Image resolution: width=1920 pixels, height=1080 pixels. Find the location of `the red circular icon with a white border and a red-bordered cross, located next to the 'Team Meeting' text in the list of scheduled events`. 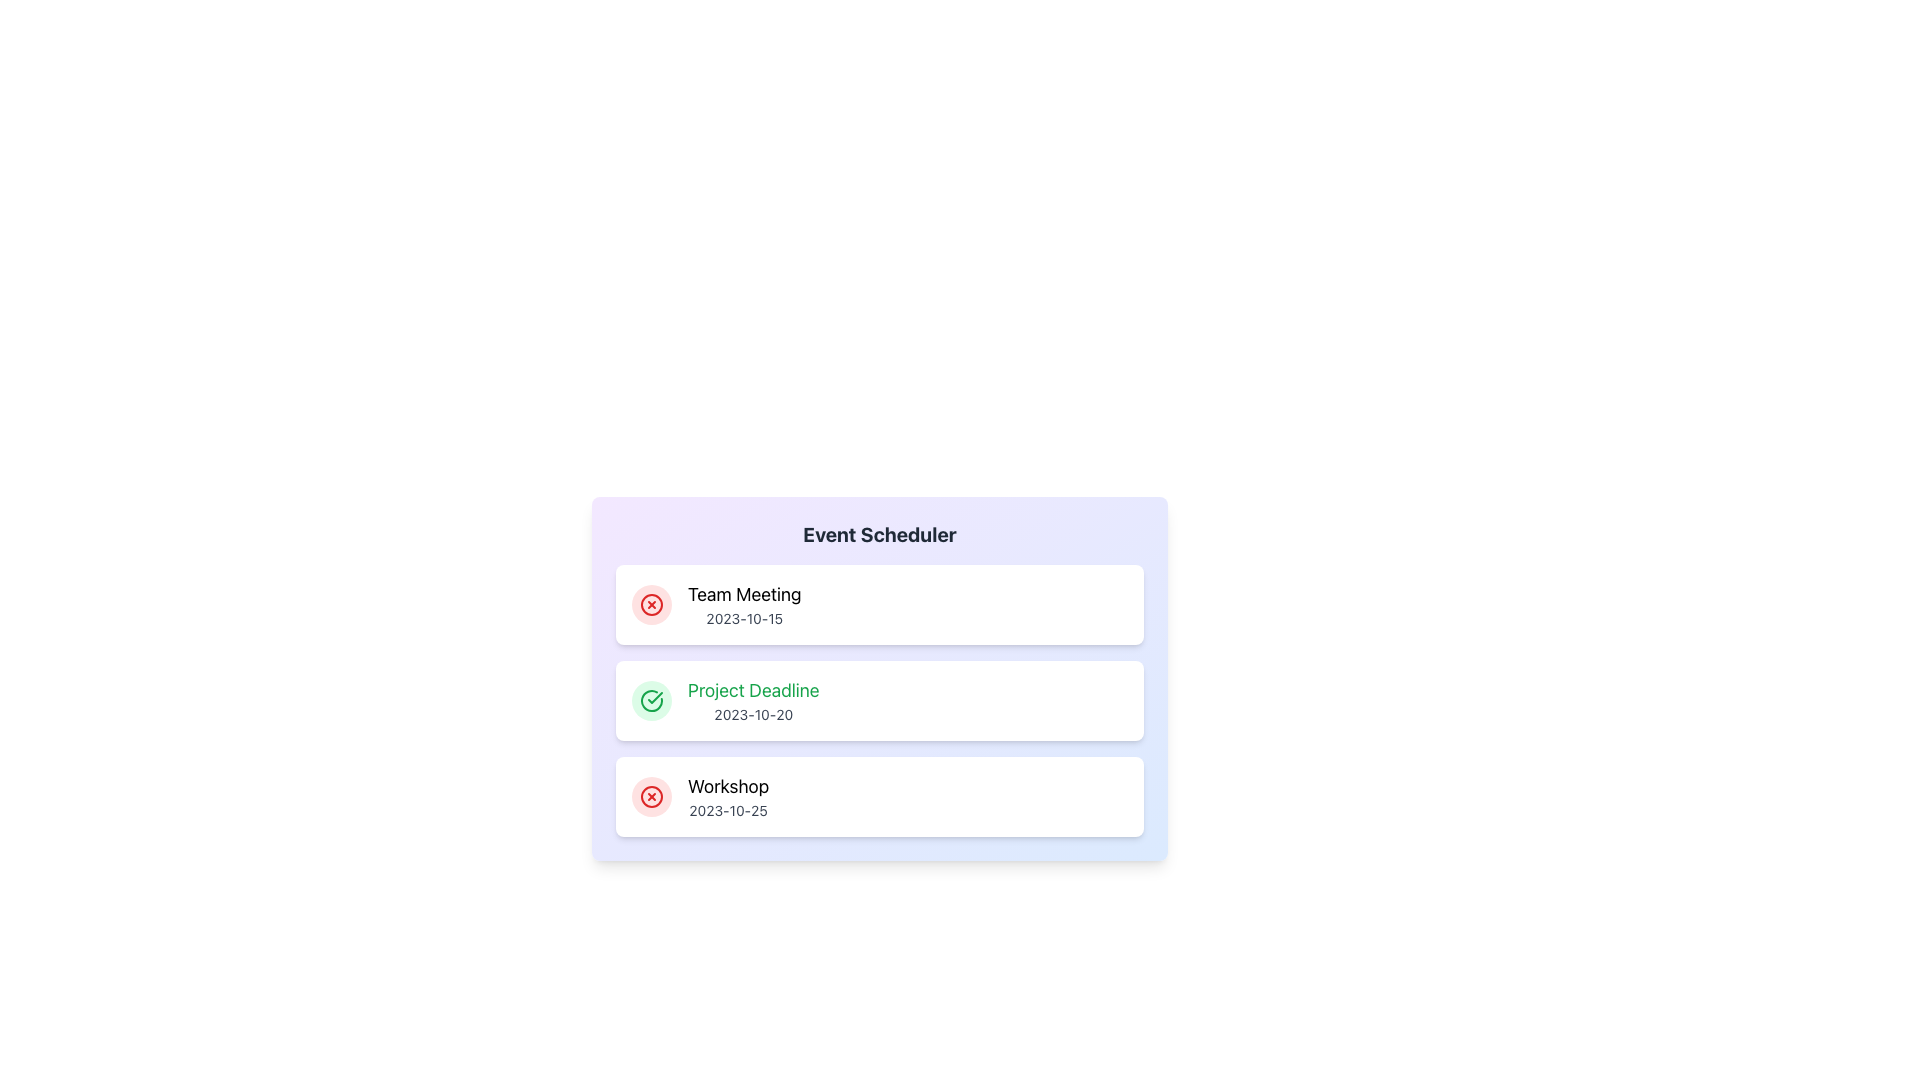

the red circular icon with a white border and a red-bordered cross, located next to the 'Team Meeting' text in the list of scheduled events is located at coordinates (652, 604).